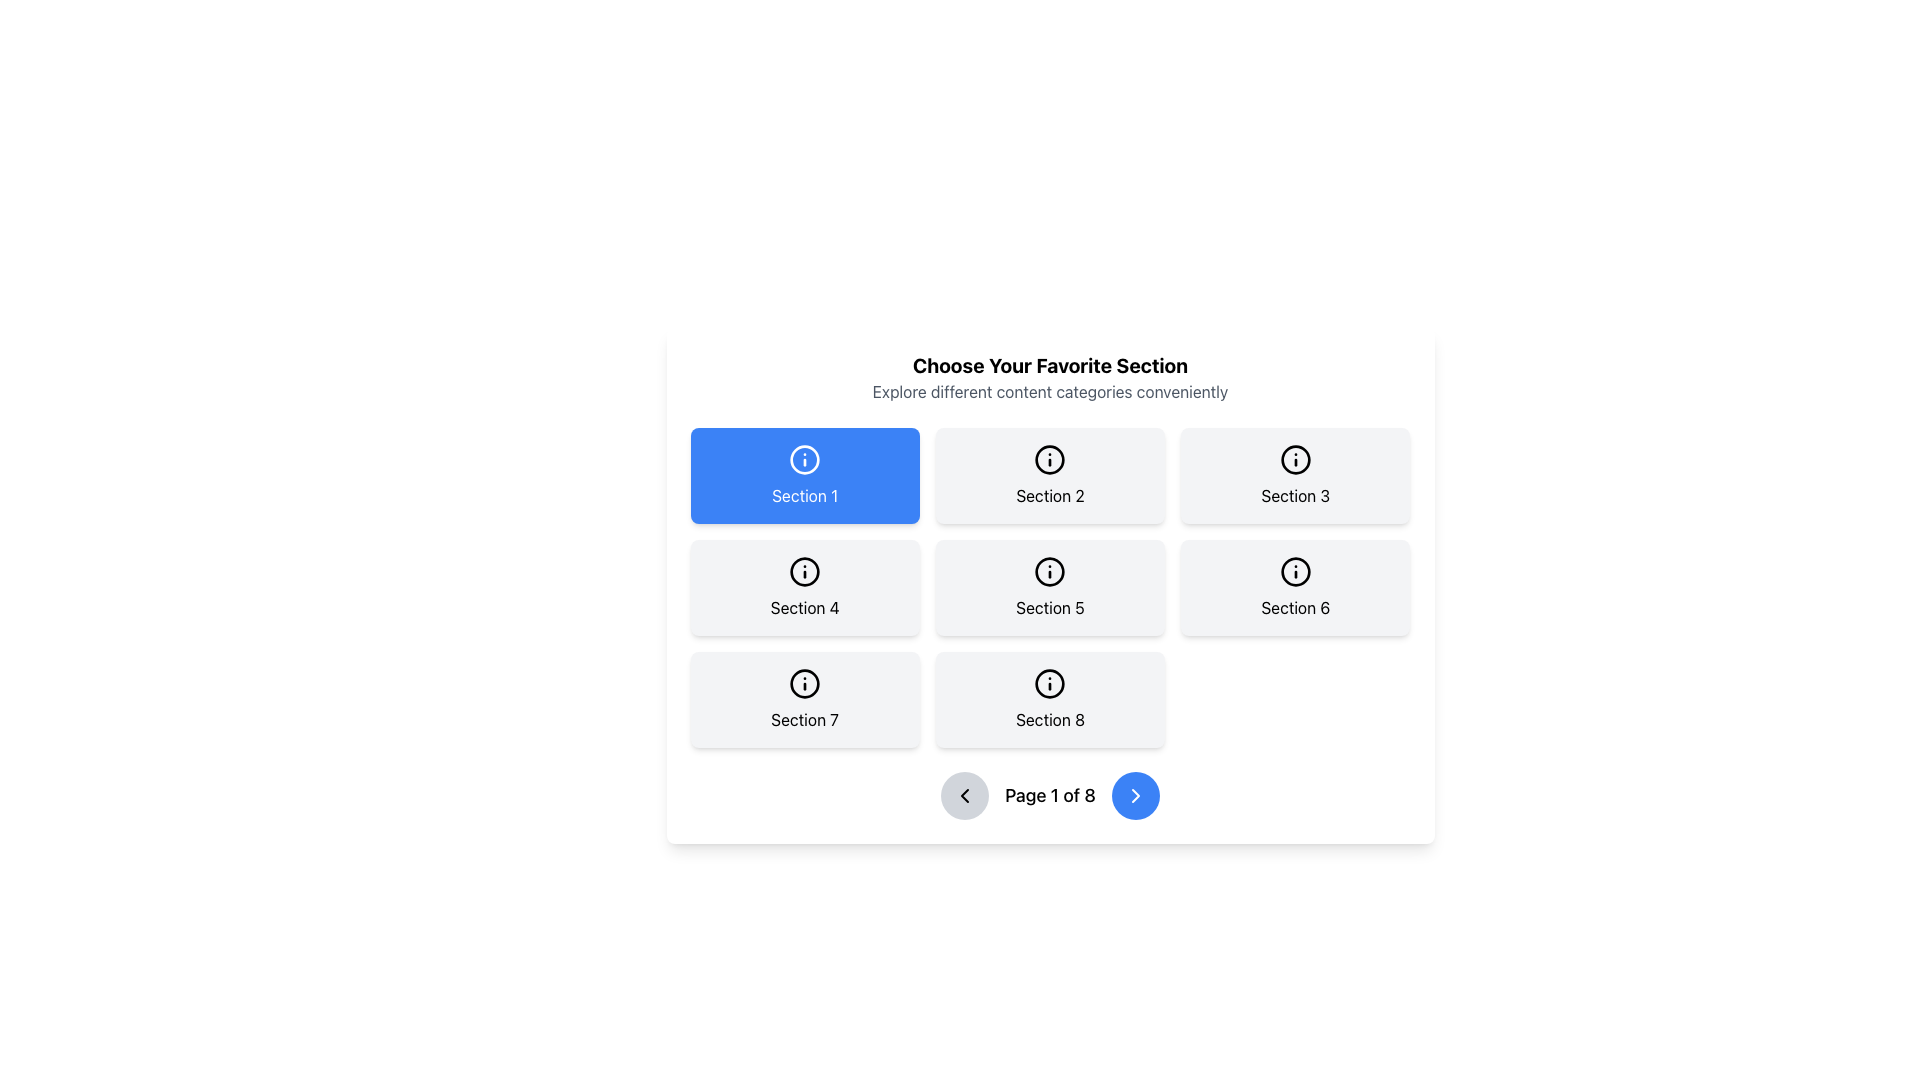 This screenshot has width=1920, height=1080. What do you see at coordinates (1049, 571) in the screenshot?
I see `the circular informational icon containing the letter 'i', positioned above the text label 'Section 5' in the second row, third column of the grid layout` at bounding box center [1049, 571].